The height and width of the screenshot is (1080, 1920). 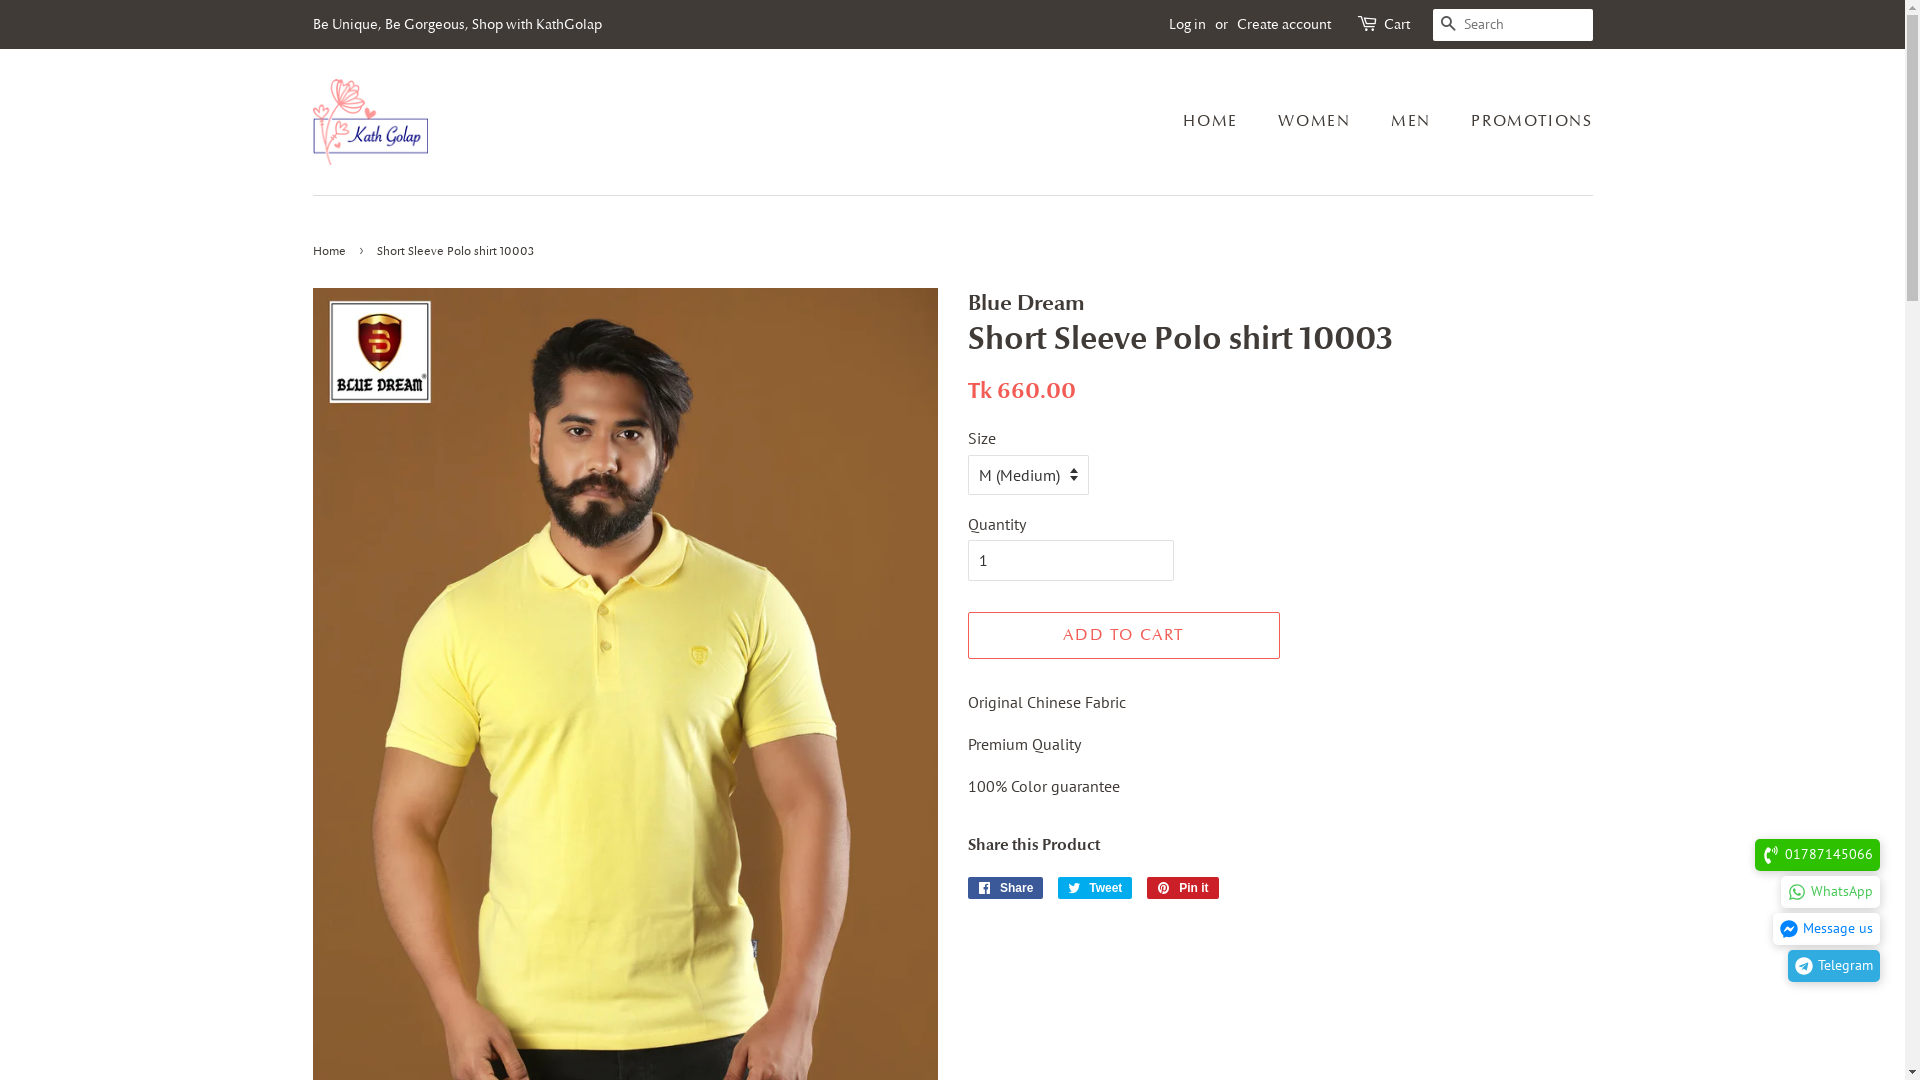 What do you see at coordinates (1448, 25) in the screenshot?
I see `'SEARCH'` at bounding box center [1448, 25].